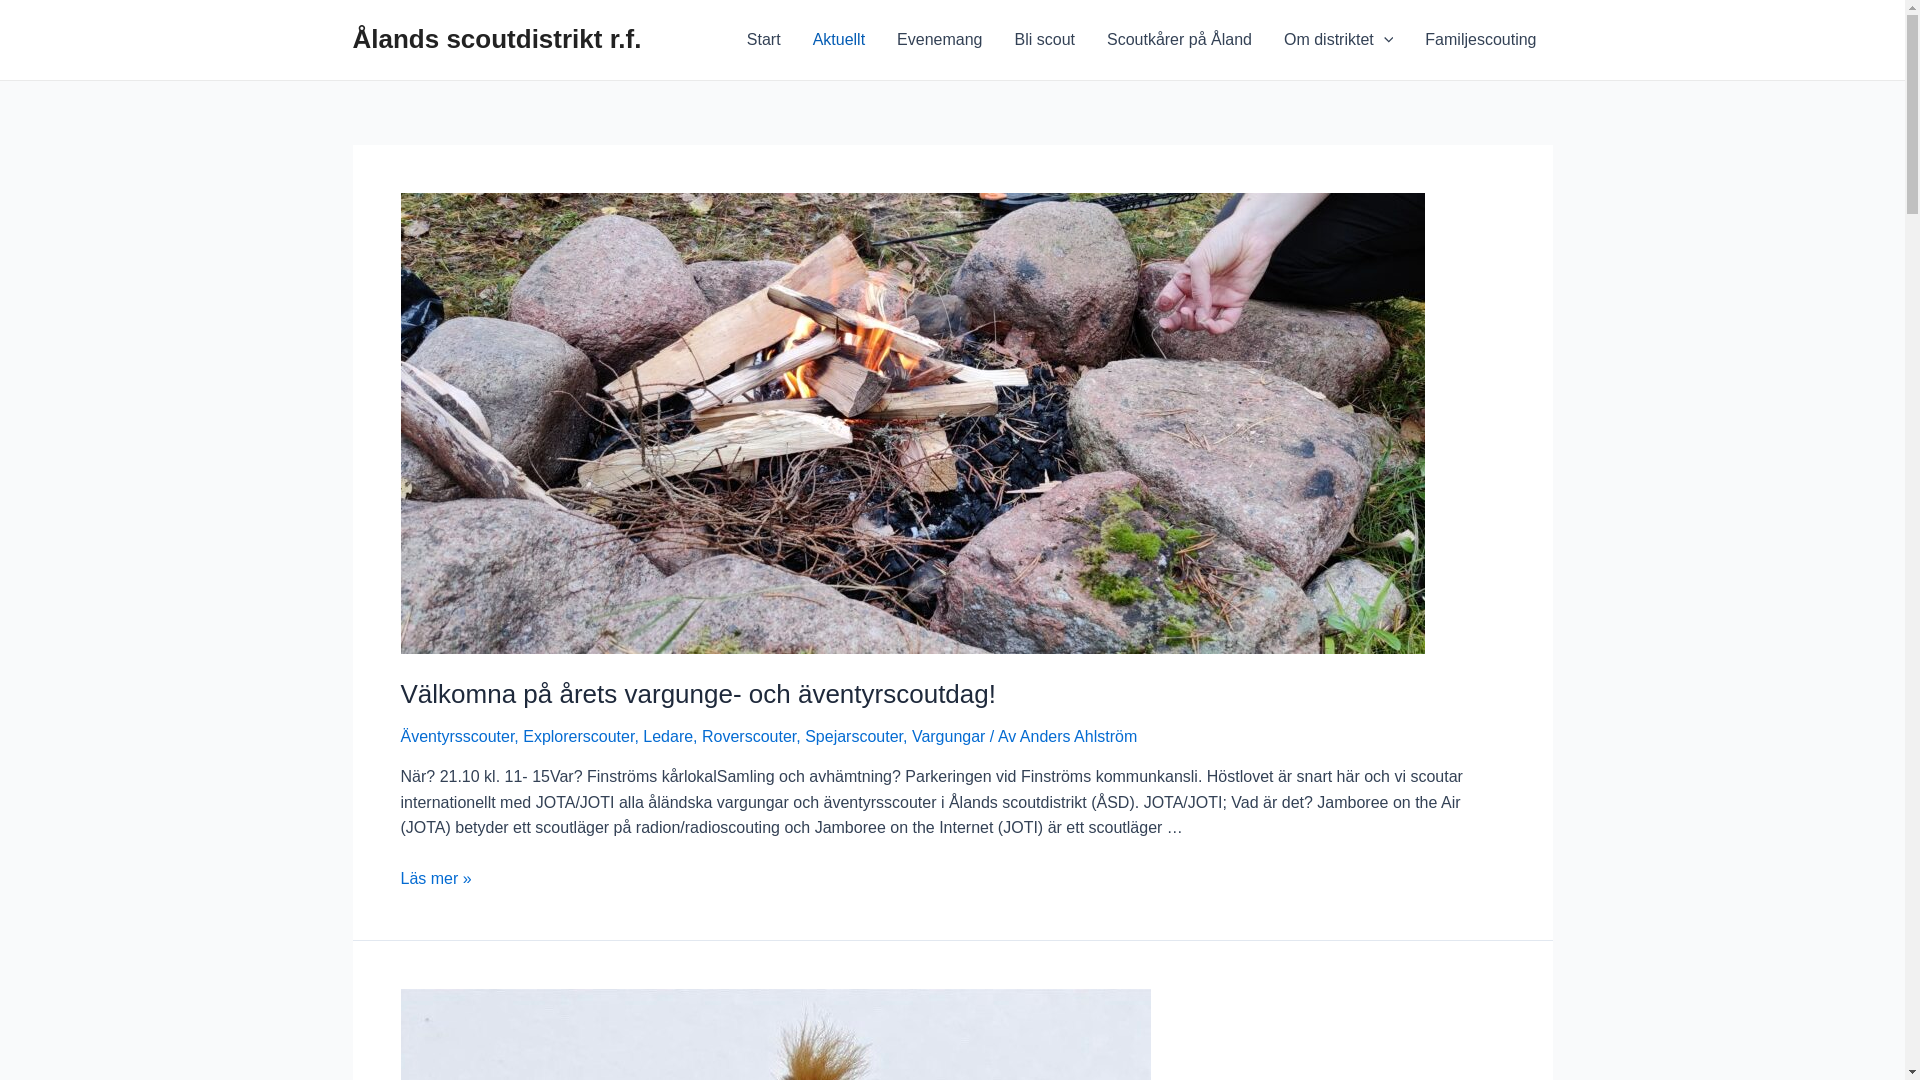 This screenshot has width=1920, height=1080. Describe the element at coordinates (667, 736) in the screenshot. I see `'Ledare'` at that location.